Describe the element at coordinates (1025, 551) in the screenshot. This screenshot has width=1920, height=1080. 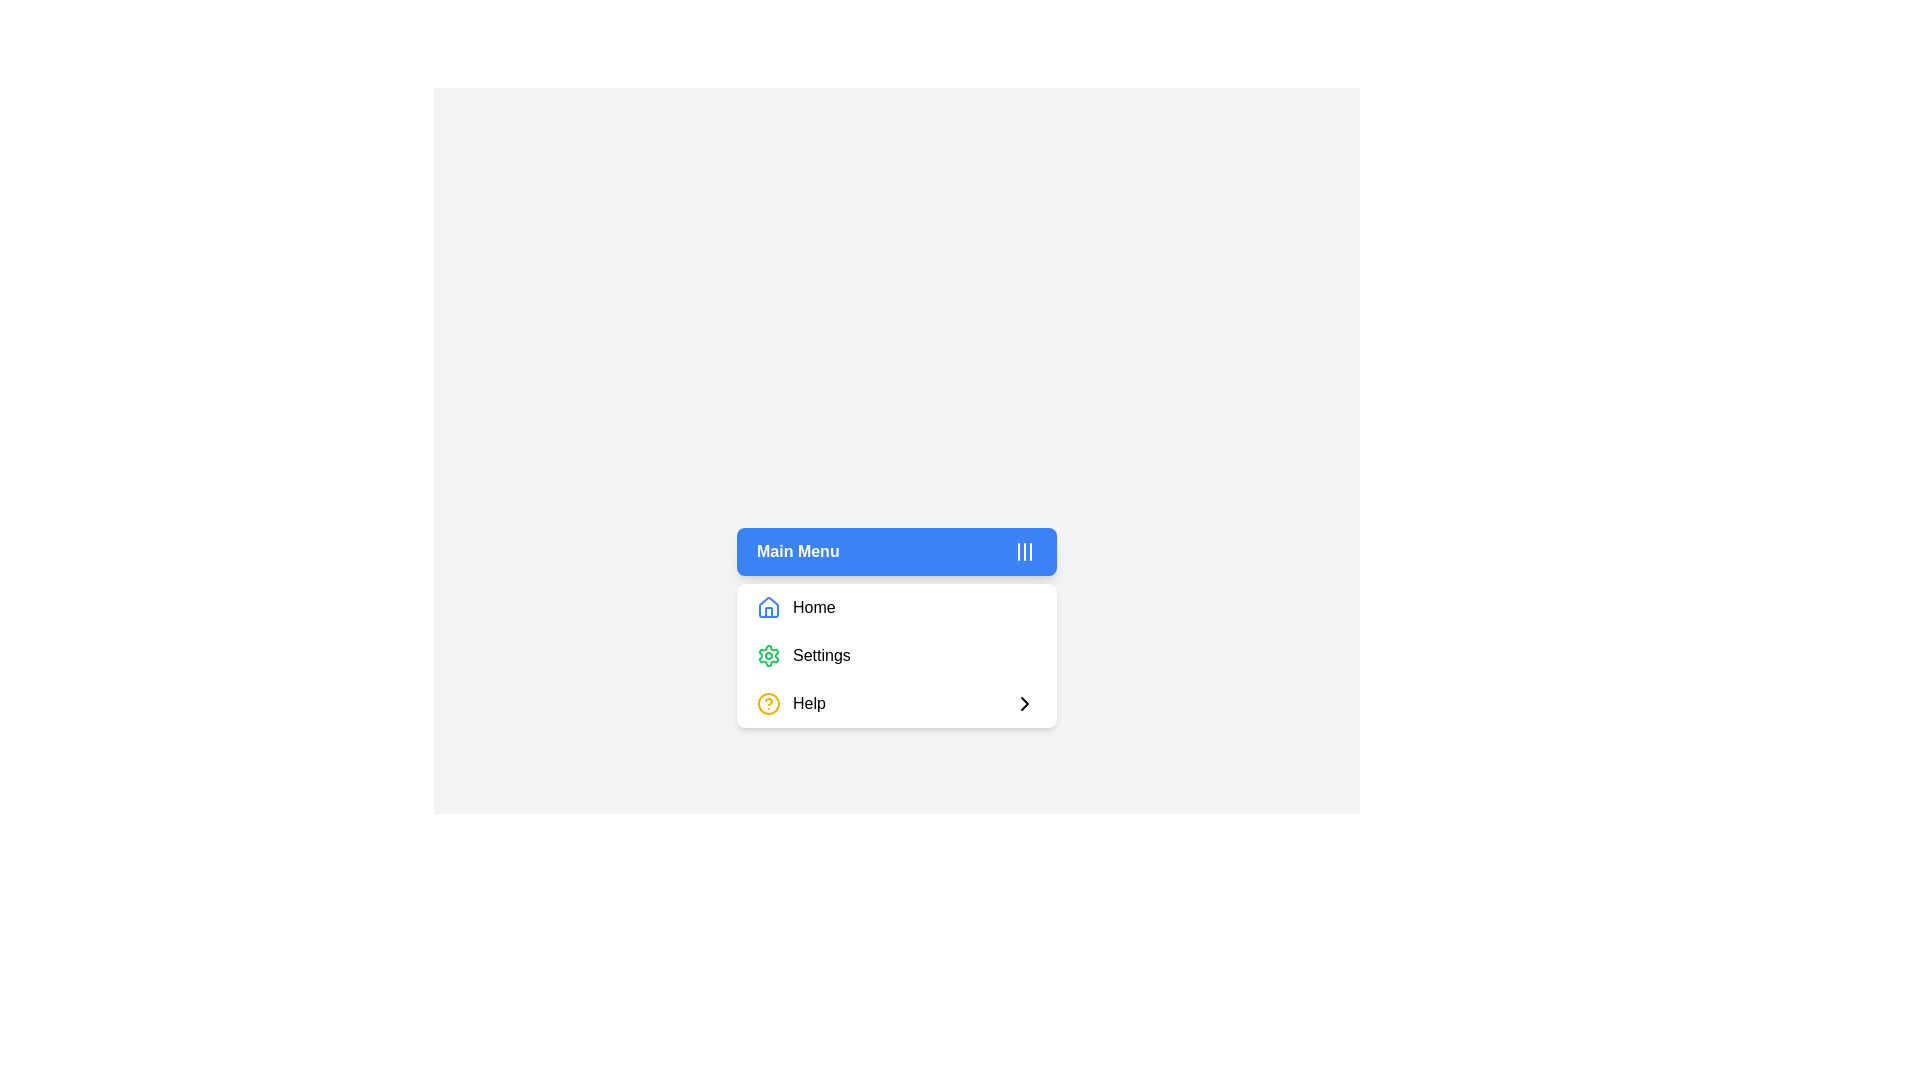
I see `the vertically aligned three-line 'menu' icon styled in white on a blue background, positioned on the right side of the 'Main Menu' header` at that location.